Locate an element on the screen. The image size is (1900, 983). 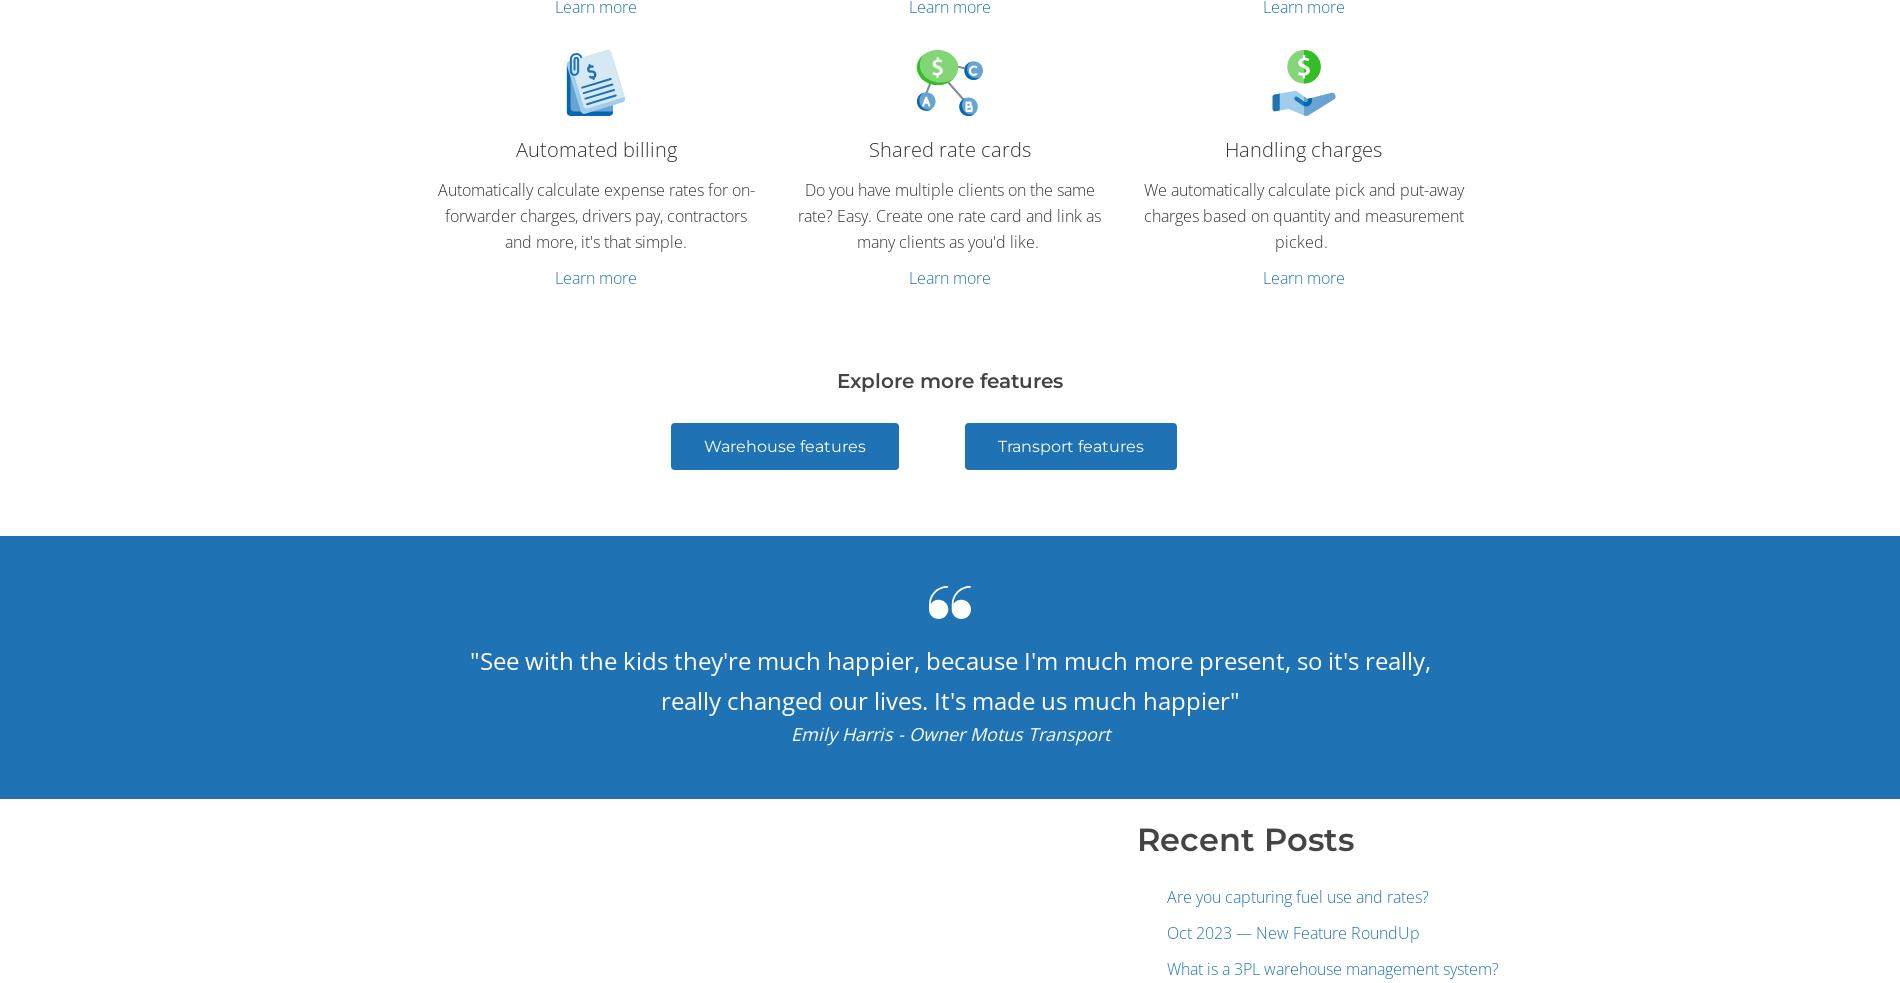
'Automated billing' is located at coordinates (595, 147).